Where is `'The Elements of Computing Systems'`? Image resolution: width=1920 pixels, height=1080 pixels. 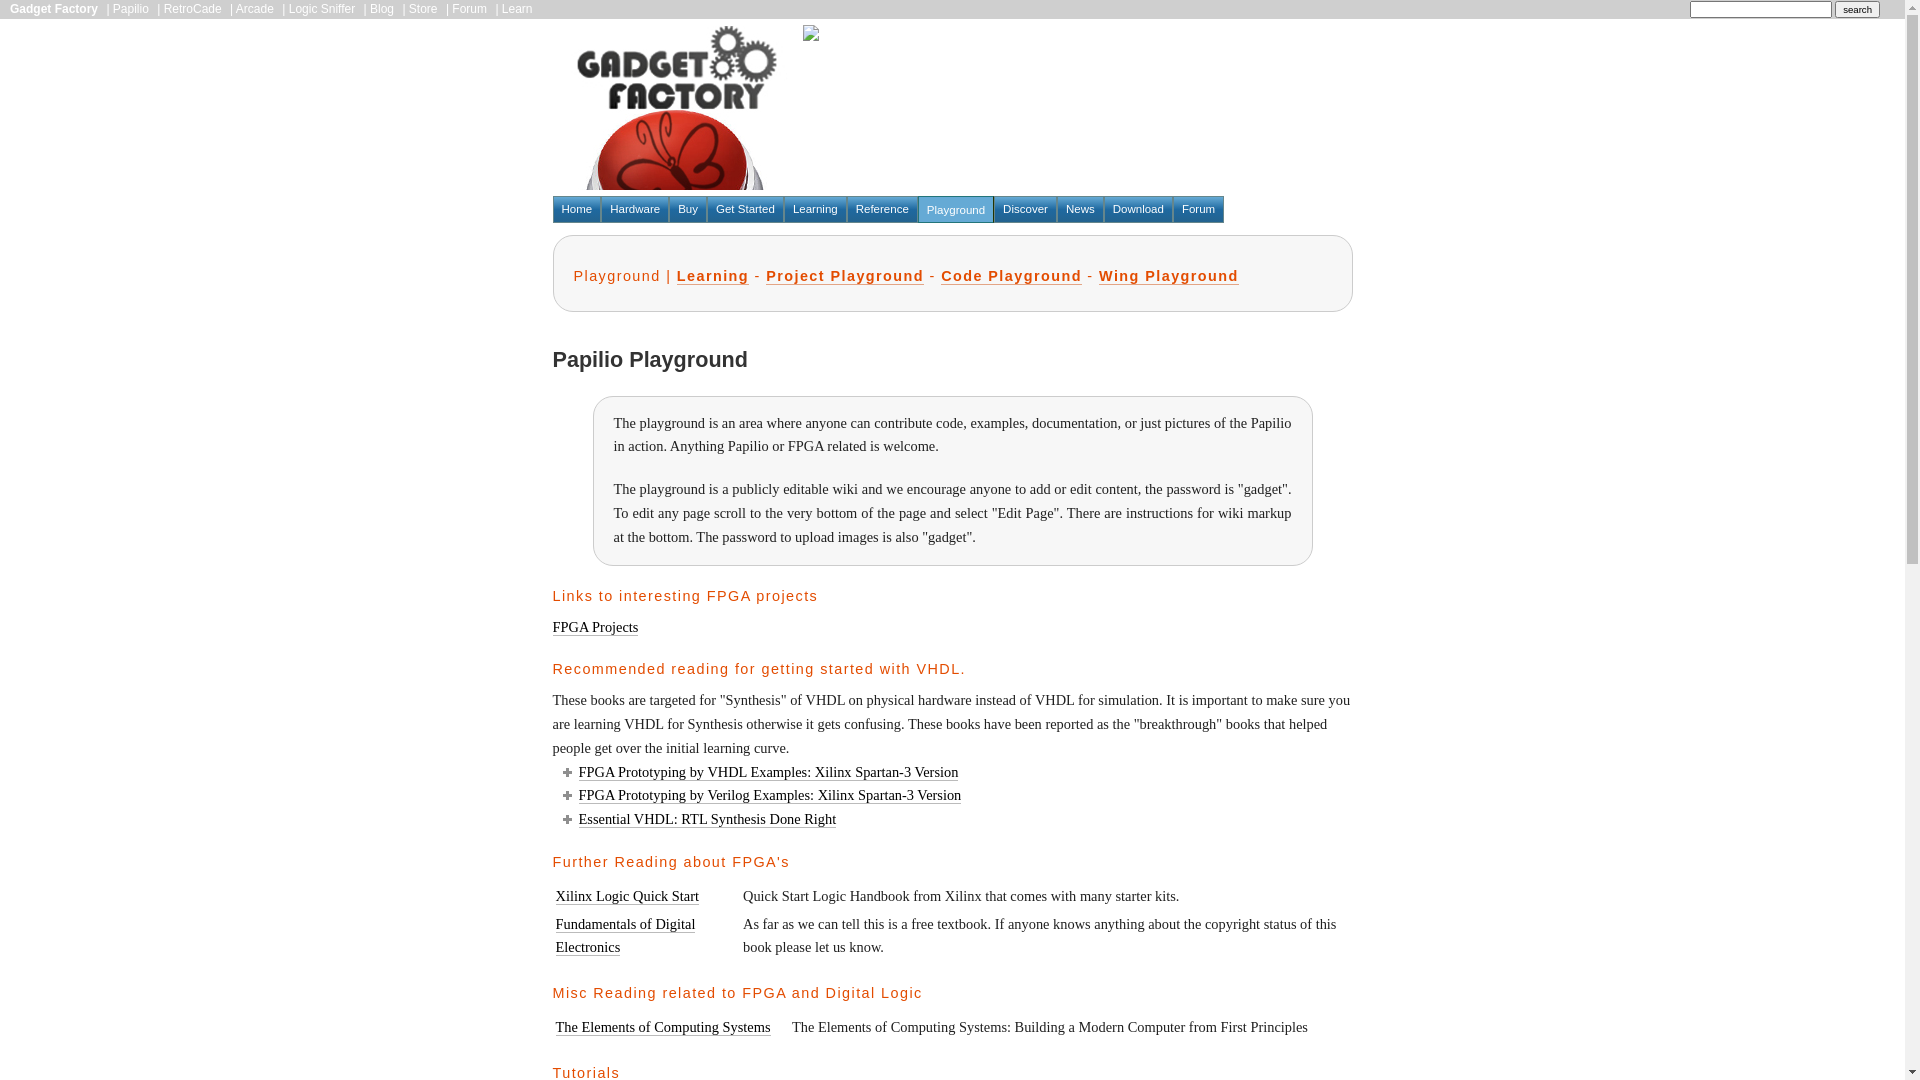
'The Elements of Computing Systems' is located at coordinates (556, 1027).